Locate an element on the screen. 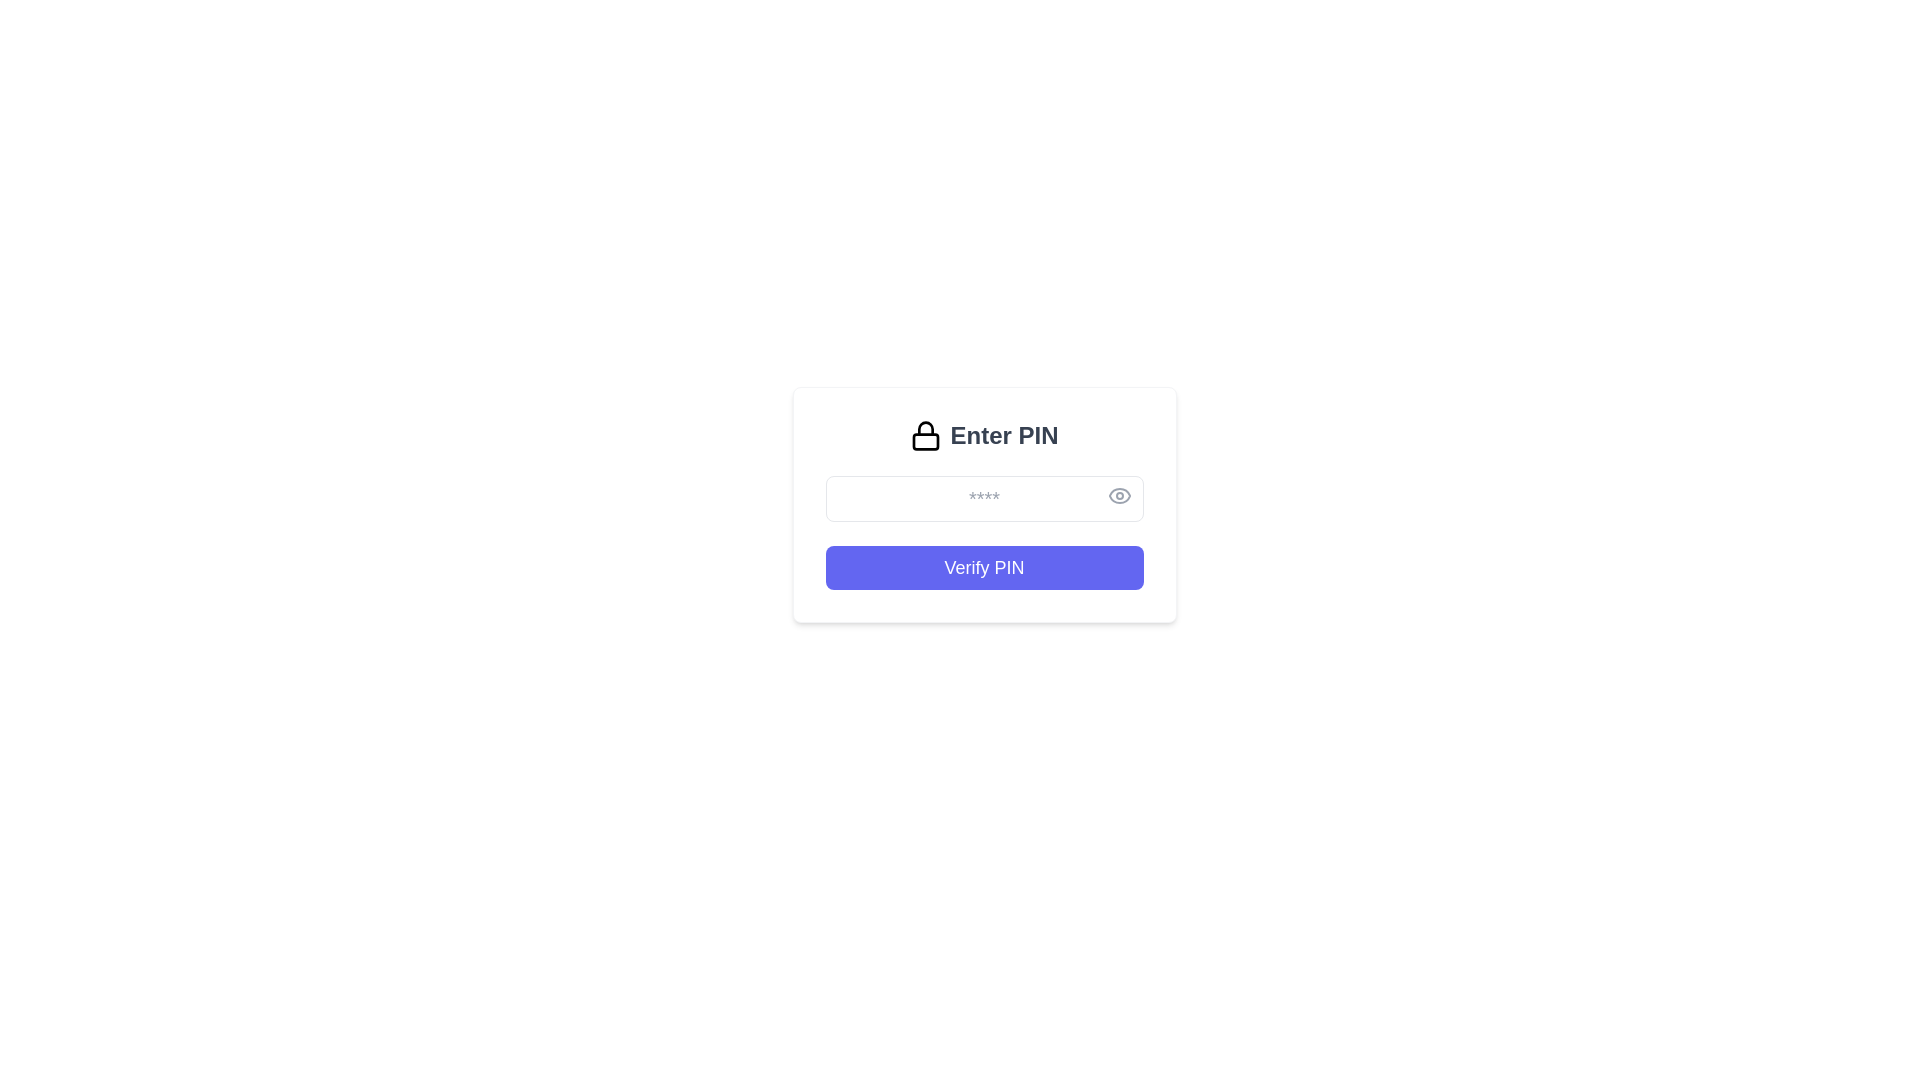 This screenshot has width=1920, height=1080. the rectangular part of the lock icon located in the lower half of the lock symbol, which is situated above the 'Enter PIN' text is located at coordinates (925, 441).